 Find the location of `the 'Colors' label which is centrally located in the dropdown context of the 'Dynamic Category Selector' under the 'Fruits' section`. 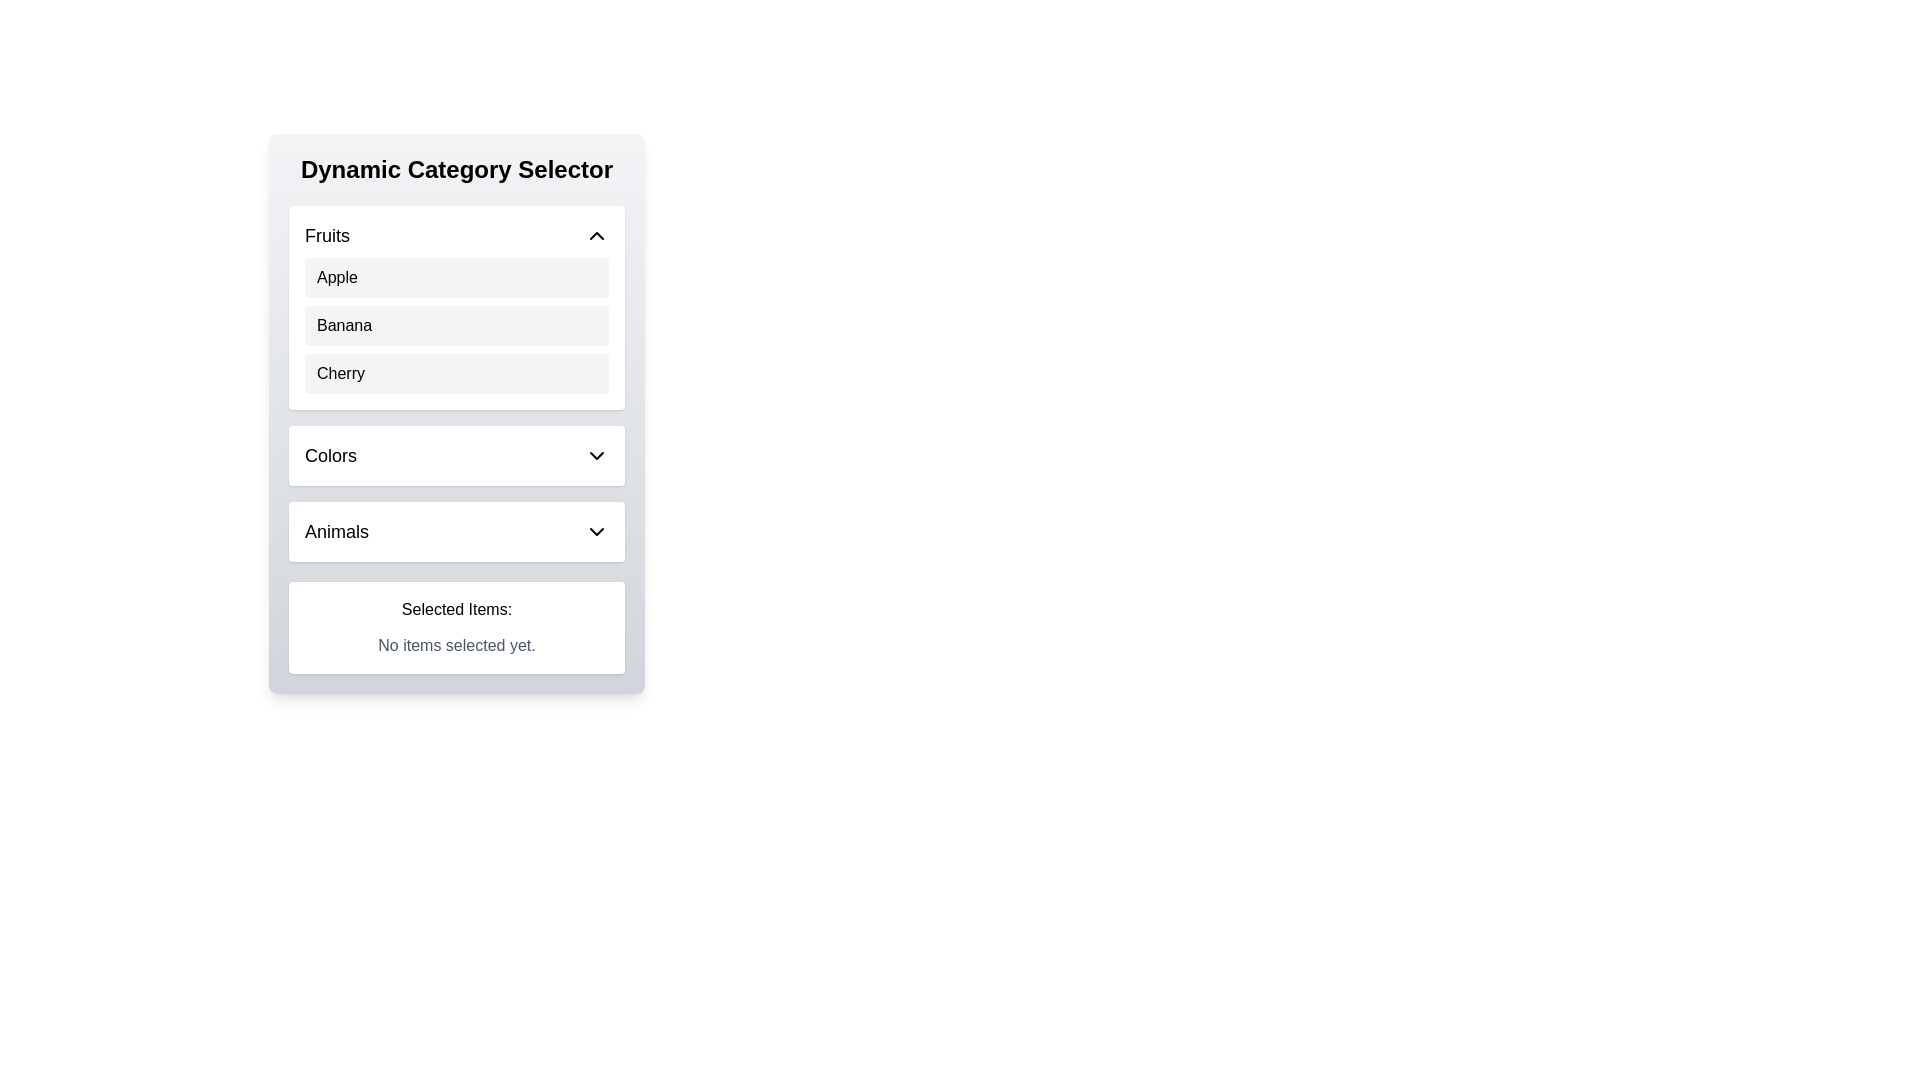

the 'Colors' label which is centrally located in the dropdown context of the 'Dynamic Category Selector' under the 'Fruits' section is located at coordinates (331, 455).